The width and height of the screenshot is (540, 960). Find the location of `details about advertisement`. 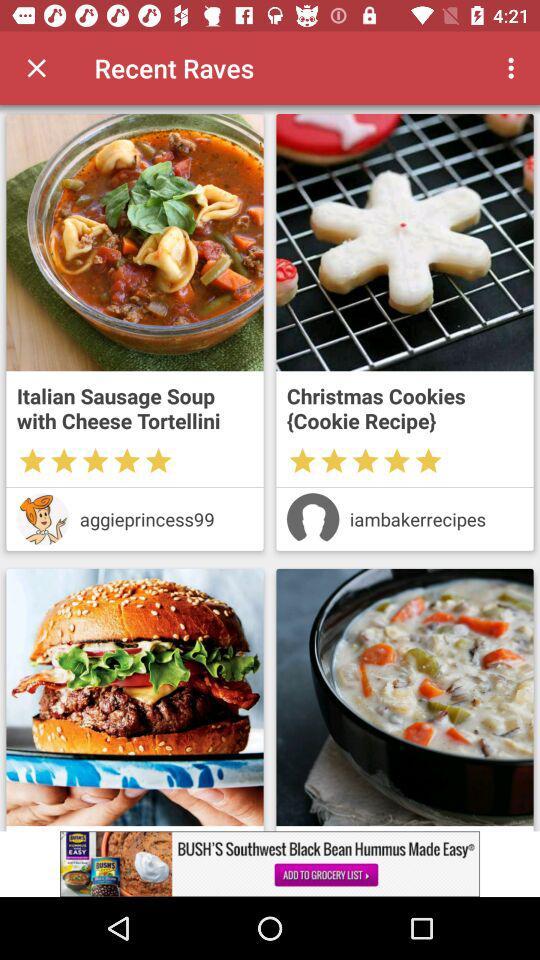

details about advertisement is located at coordinates (270, 863).